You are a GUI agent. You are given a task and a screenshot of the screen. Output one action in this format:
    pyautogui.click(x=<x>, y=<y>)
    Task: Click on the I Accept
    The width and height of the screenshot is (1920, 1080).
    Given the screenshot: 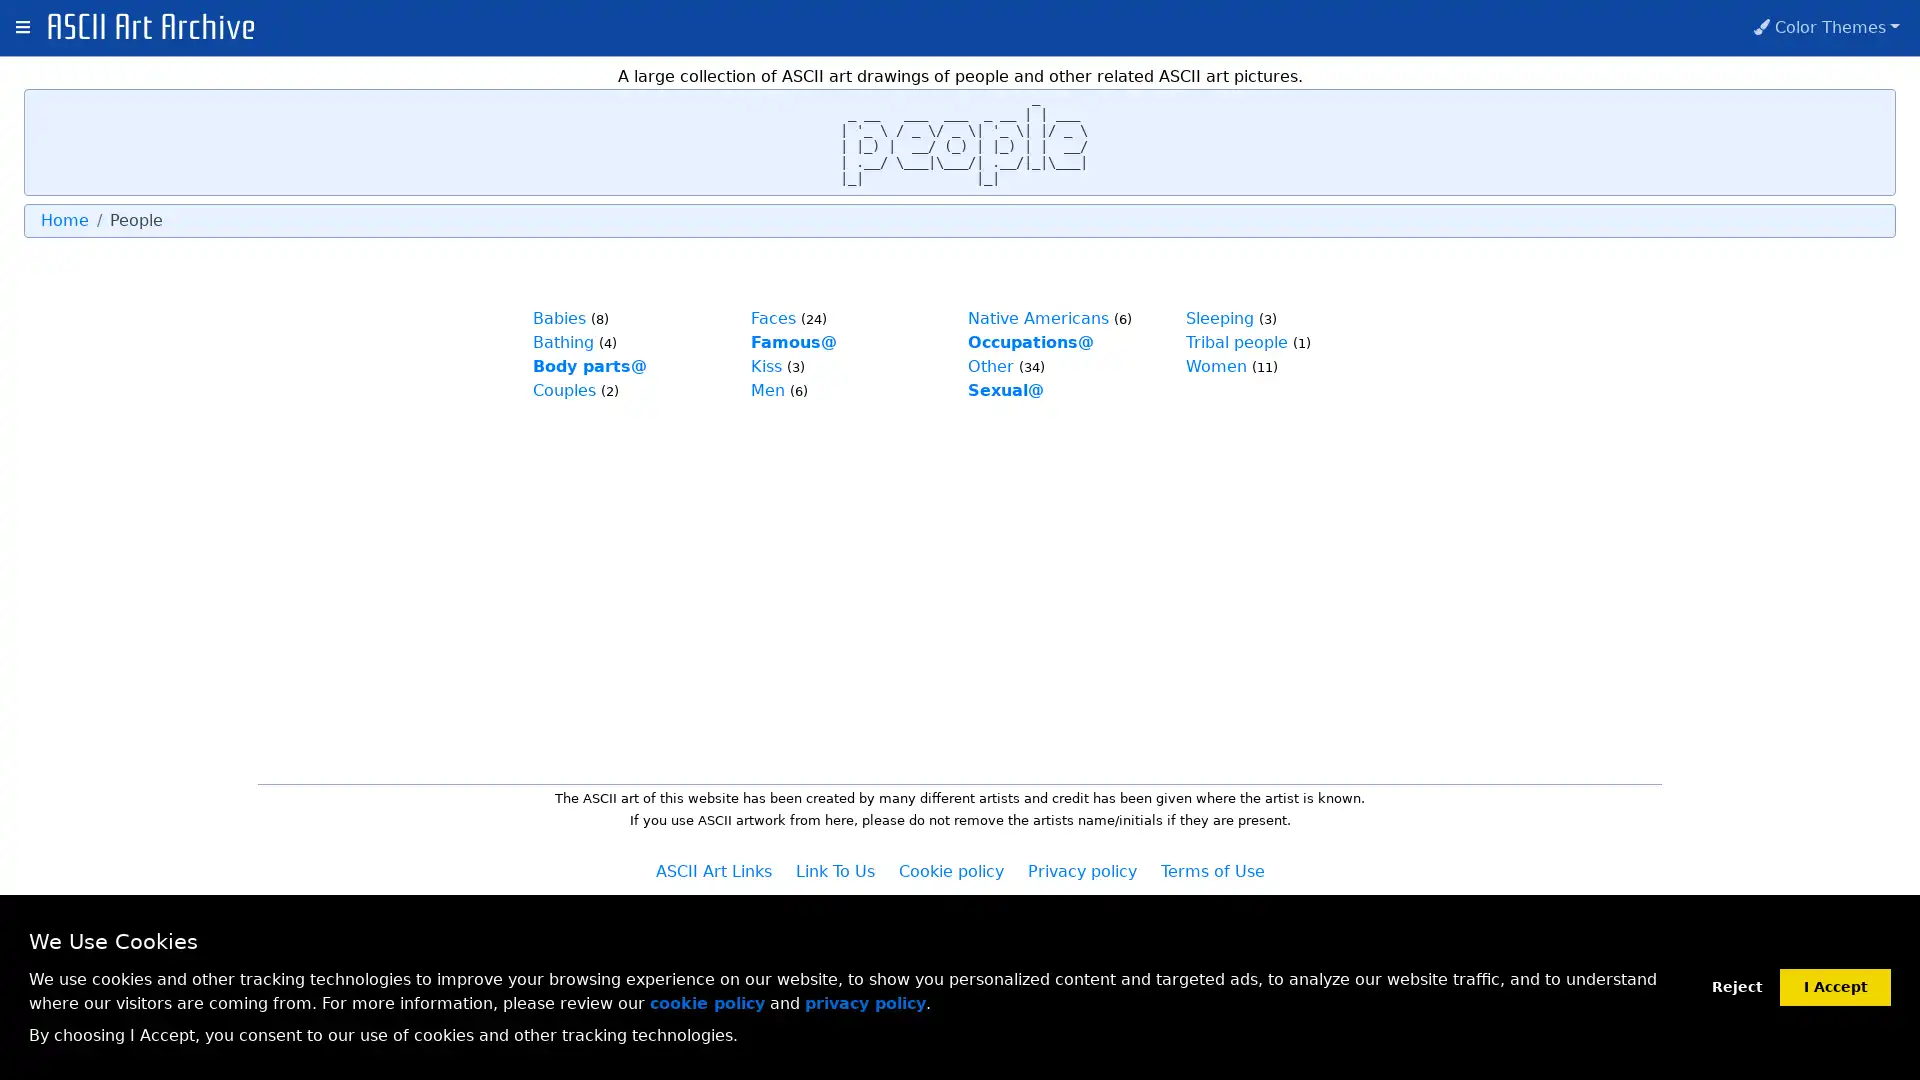 What is the action you would take?
    pyautogui.click(x=1835, y=985)
    